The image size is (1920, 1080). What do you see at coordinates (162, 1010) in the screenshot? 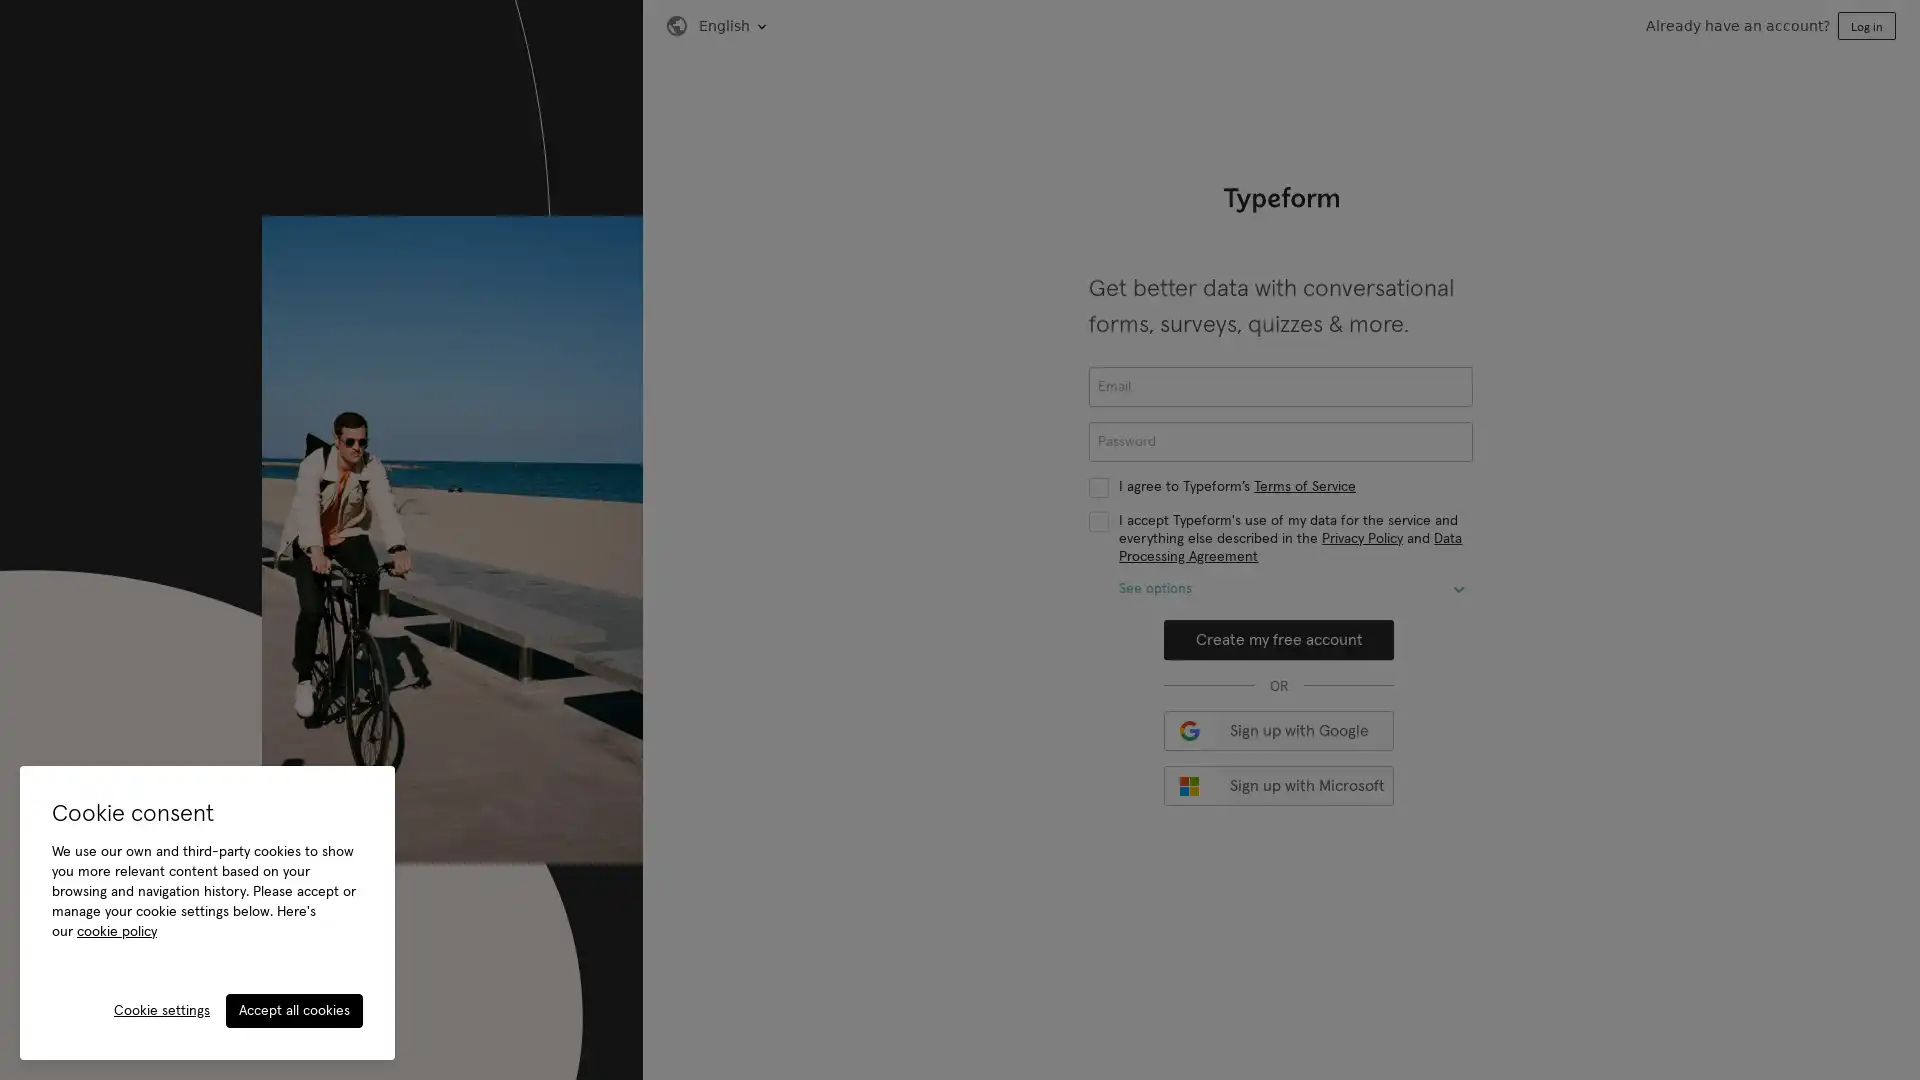
I see `Cookie settings` at bounding box center [162, 1010].